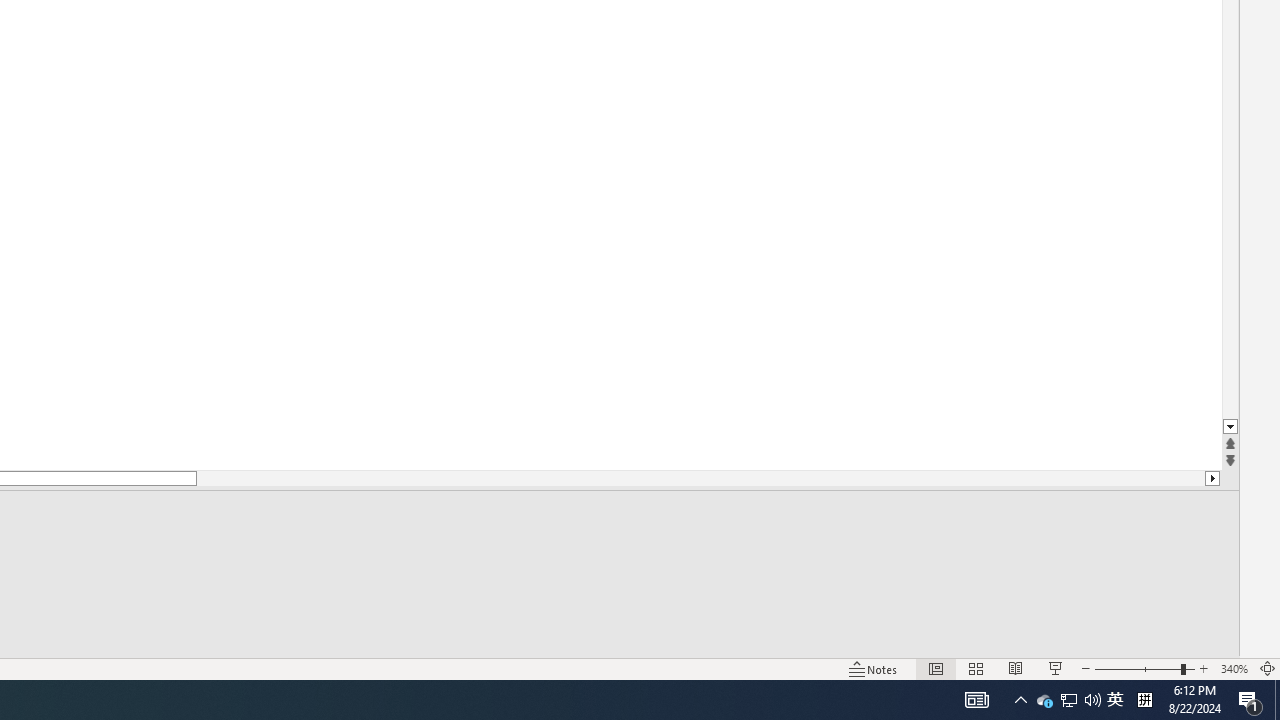 This screenshot has height=720, width=1280. I want to click on 'Zoom 340%', so click(1233, 669).